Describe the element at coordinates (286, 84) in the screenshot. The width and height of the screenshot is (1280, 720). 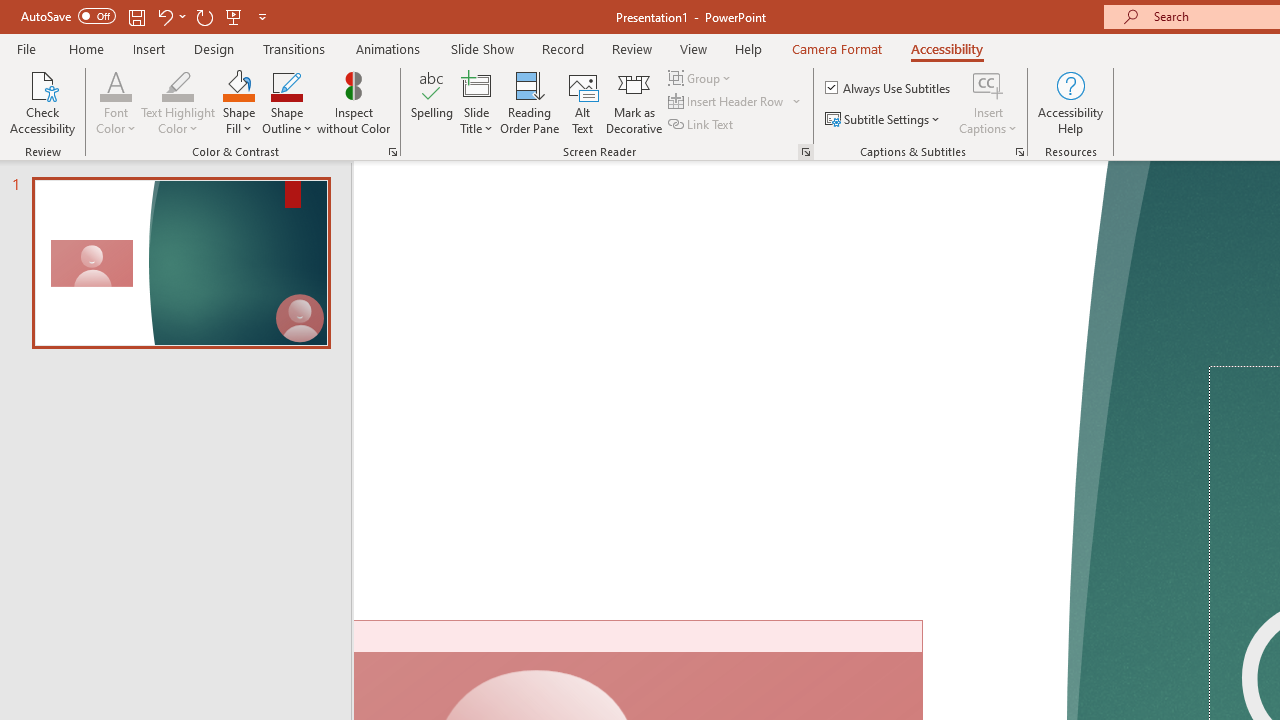
I see `'Shape Outline Blue, Accent 1'` at that location.